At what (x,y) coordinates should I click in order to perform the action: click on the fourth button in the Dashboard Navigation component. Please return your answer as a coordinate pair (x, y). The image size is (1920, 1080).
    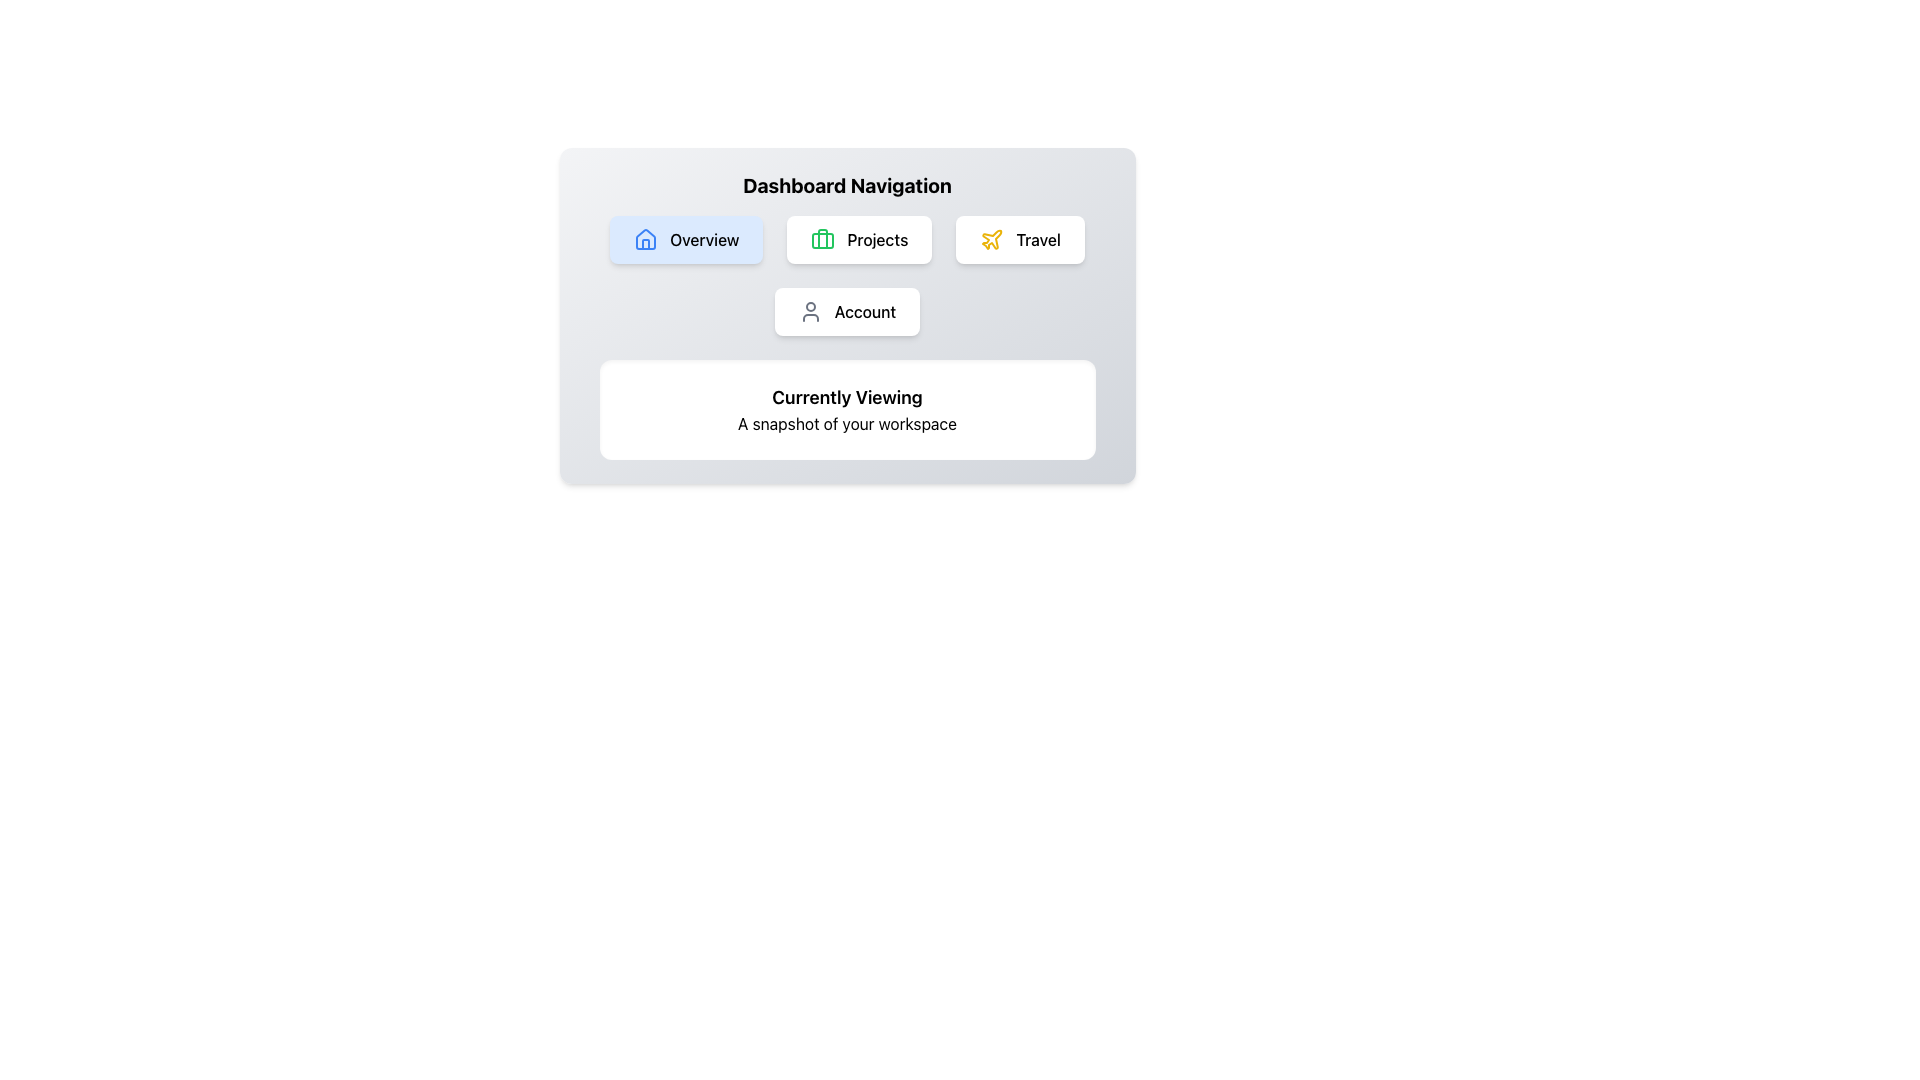
    Looking at the image, I should click on (847, 312).